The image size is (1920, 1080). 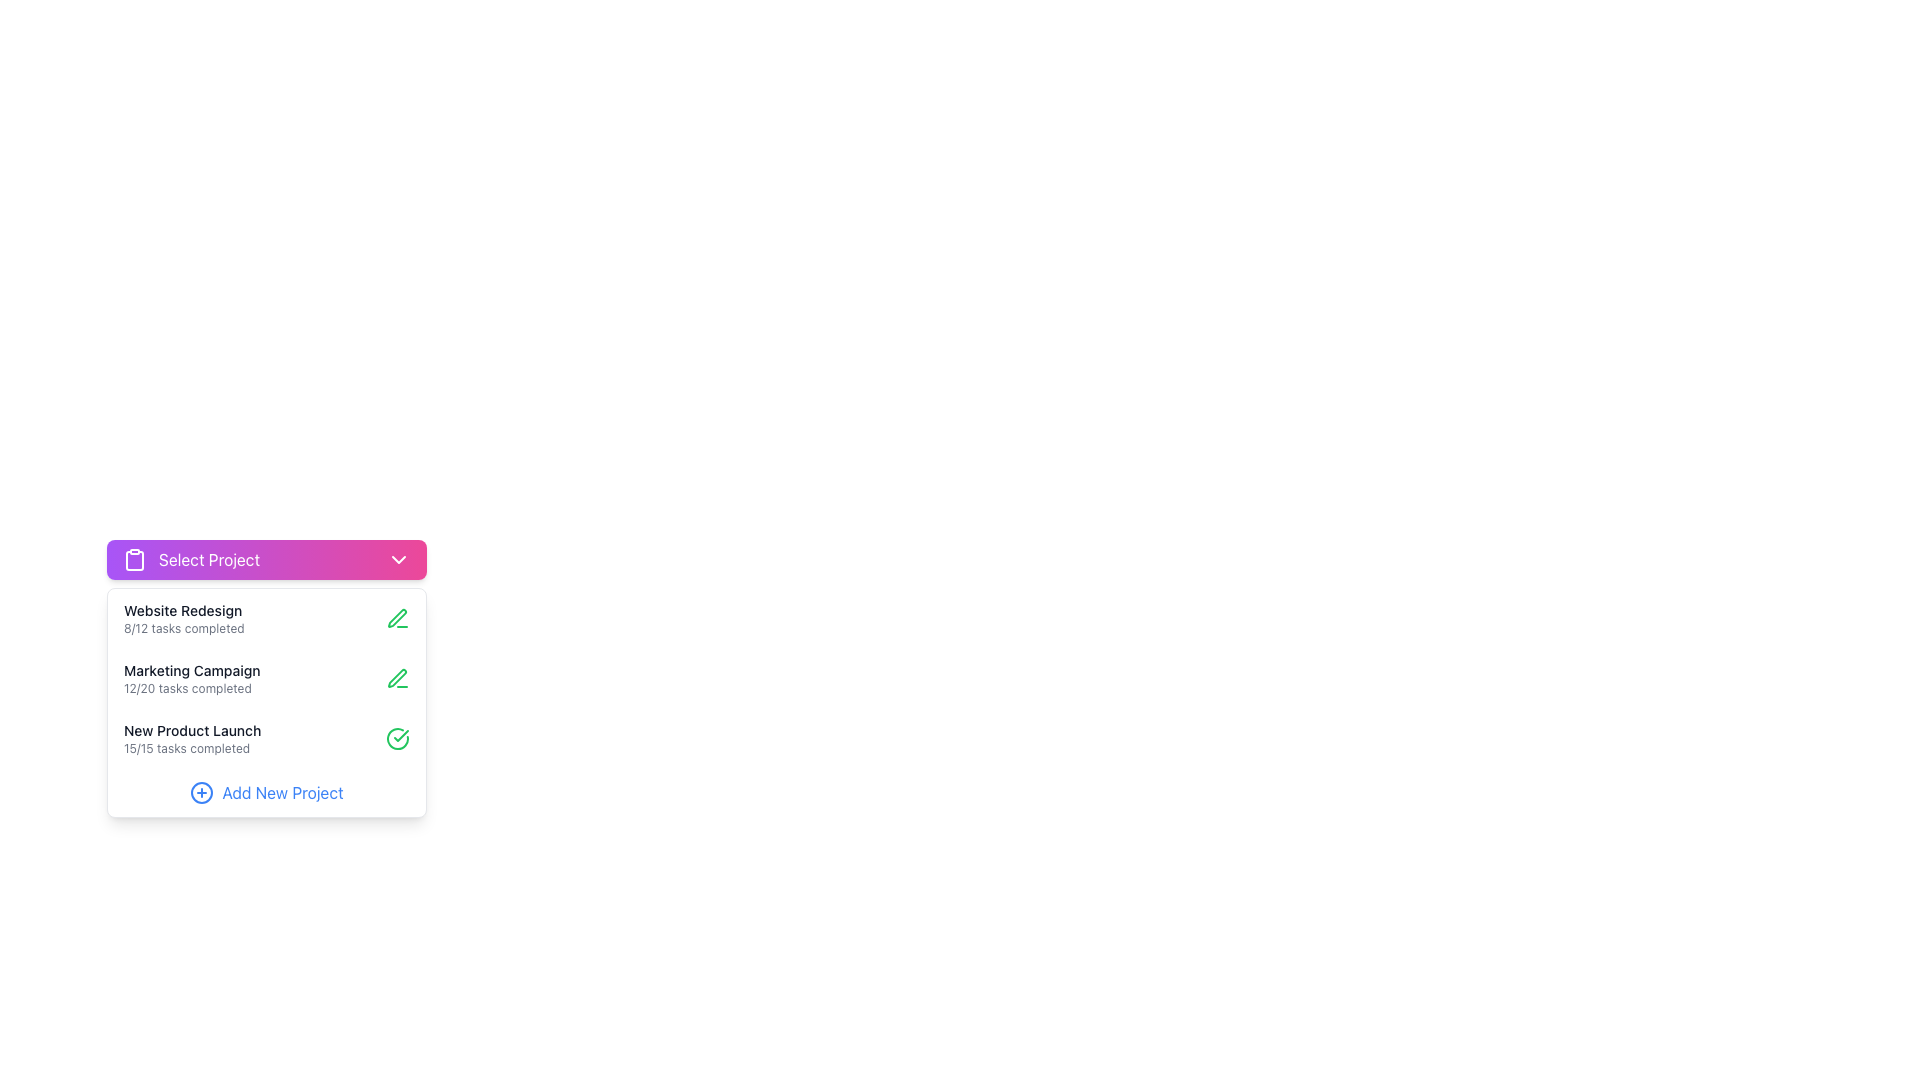 I want to click on the small green pen icon next to the 'Website Redesign' task item in the dropdown project selection menu, so click(x=397, y=677).